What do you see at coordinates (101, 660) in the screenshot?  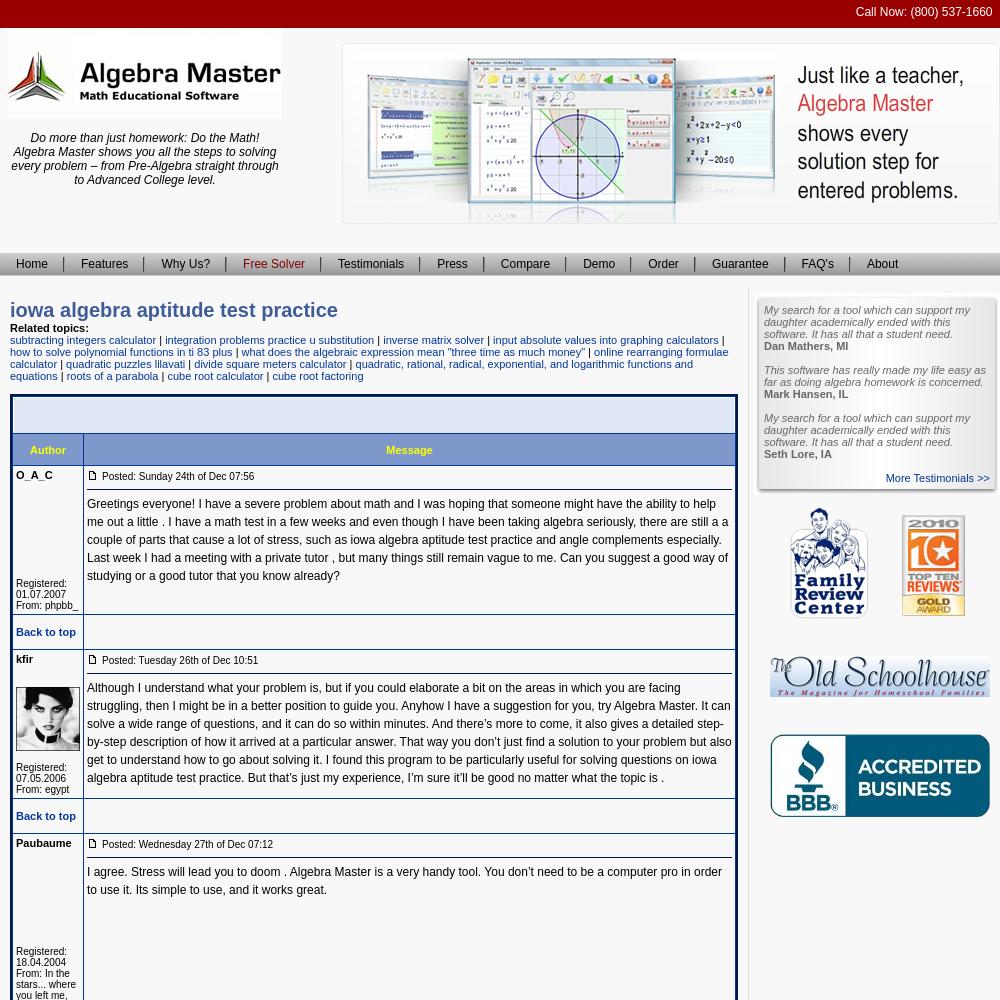 I see `'Posted: Tuesday 26th of Dec 10:51'` at bounding box center [101, 660].